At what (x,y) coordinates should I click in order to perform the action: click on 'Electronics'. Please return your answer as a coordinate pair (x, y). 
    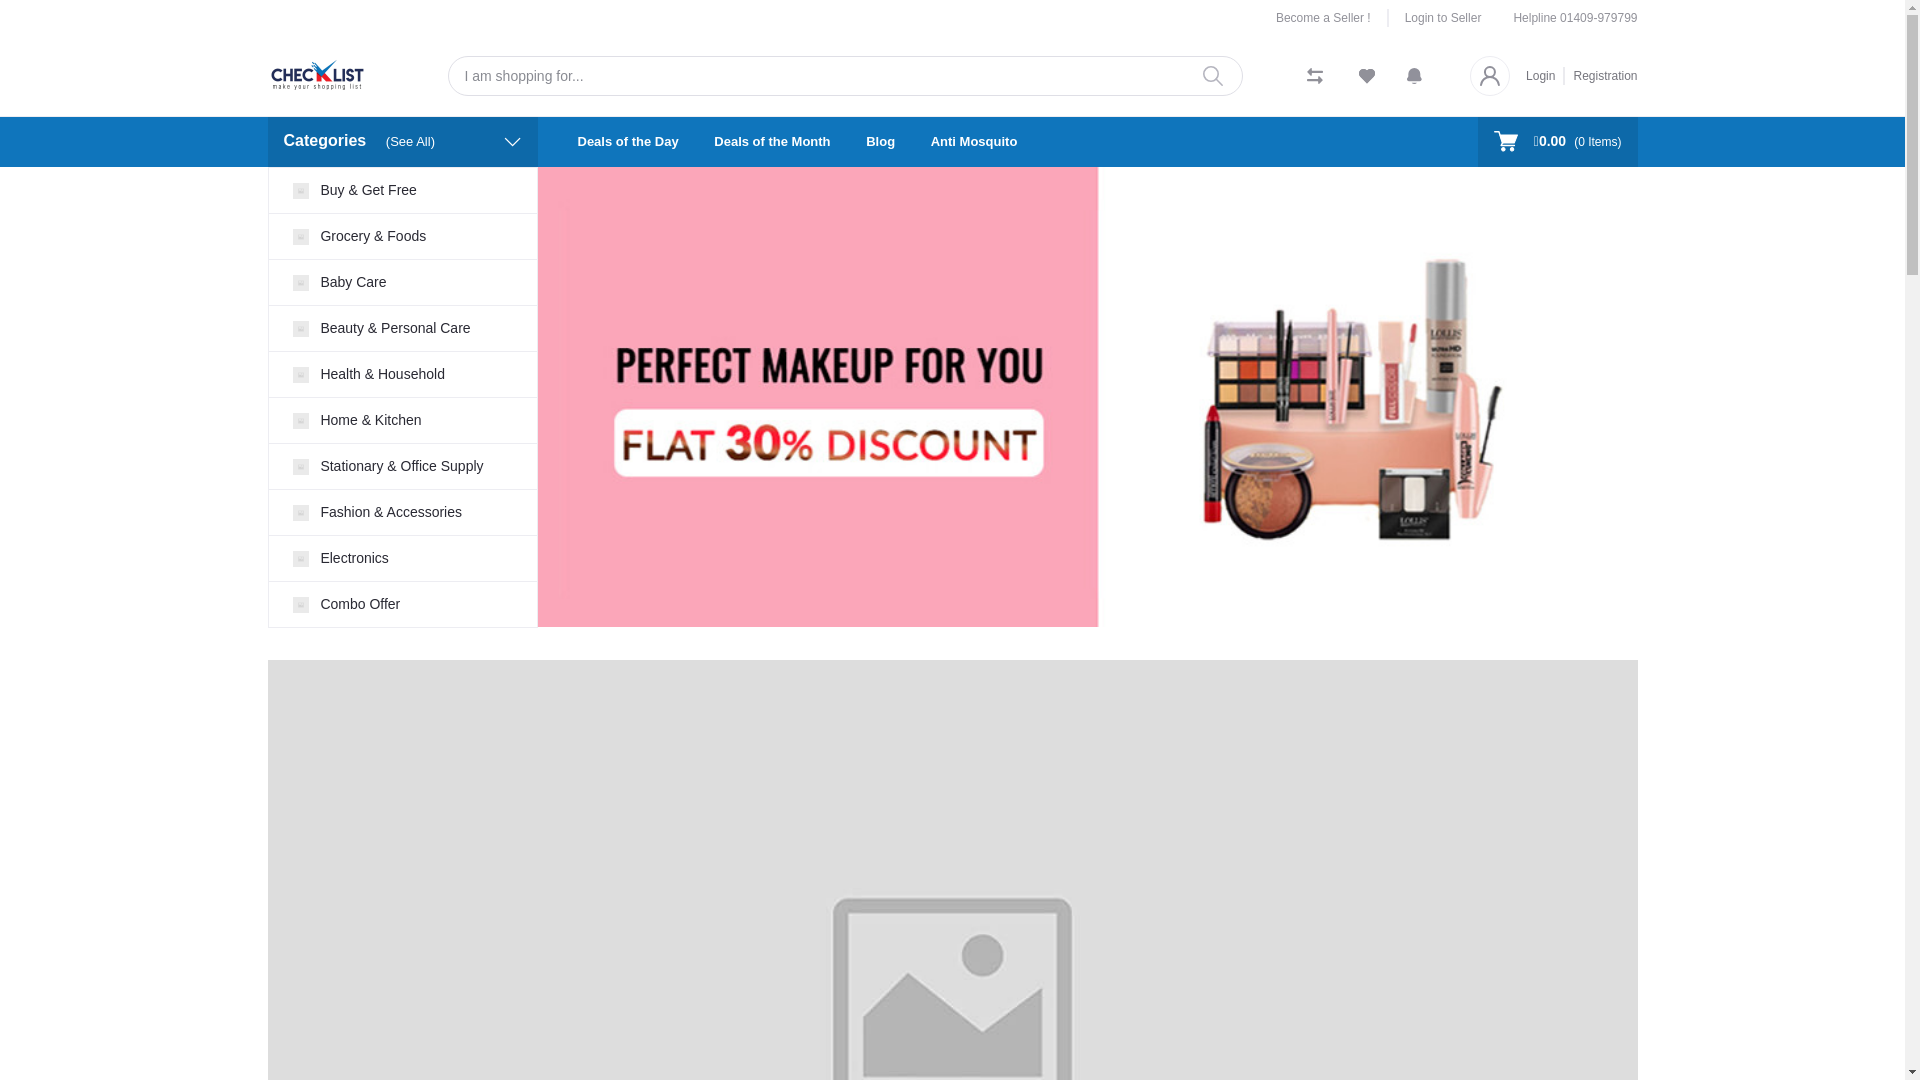
    Looking at the image, I should click on (401, 558).